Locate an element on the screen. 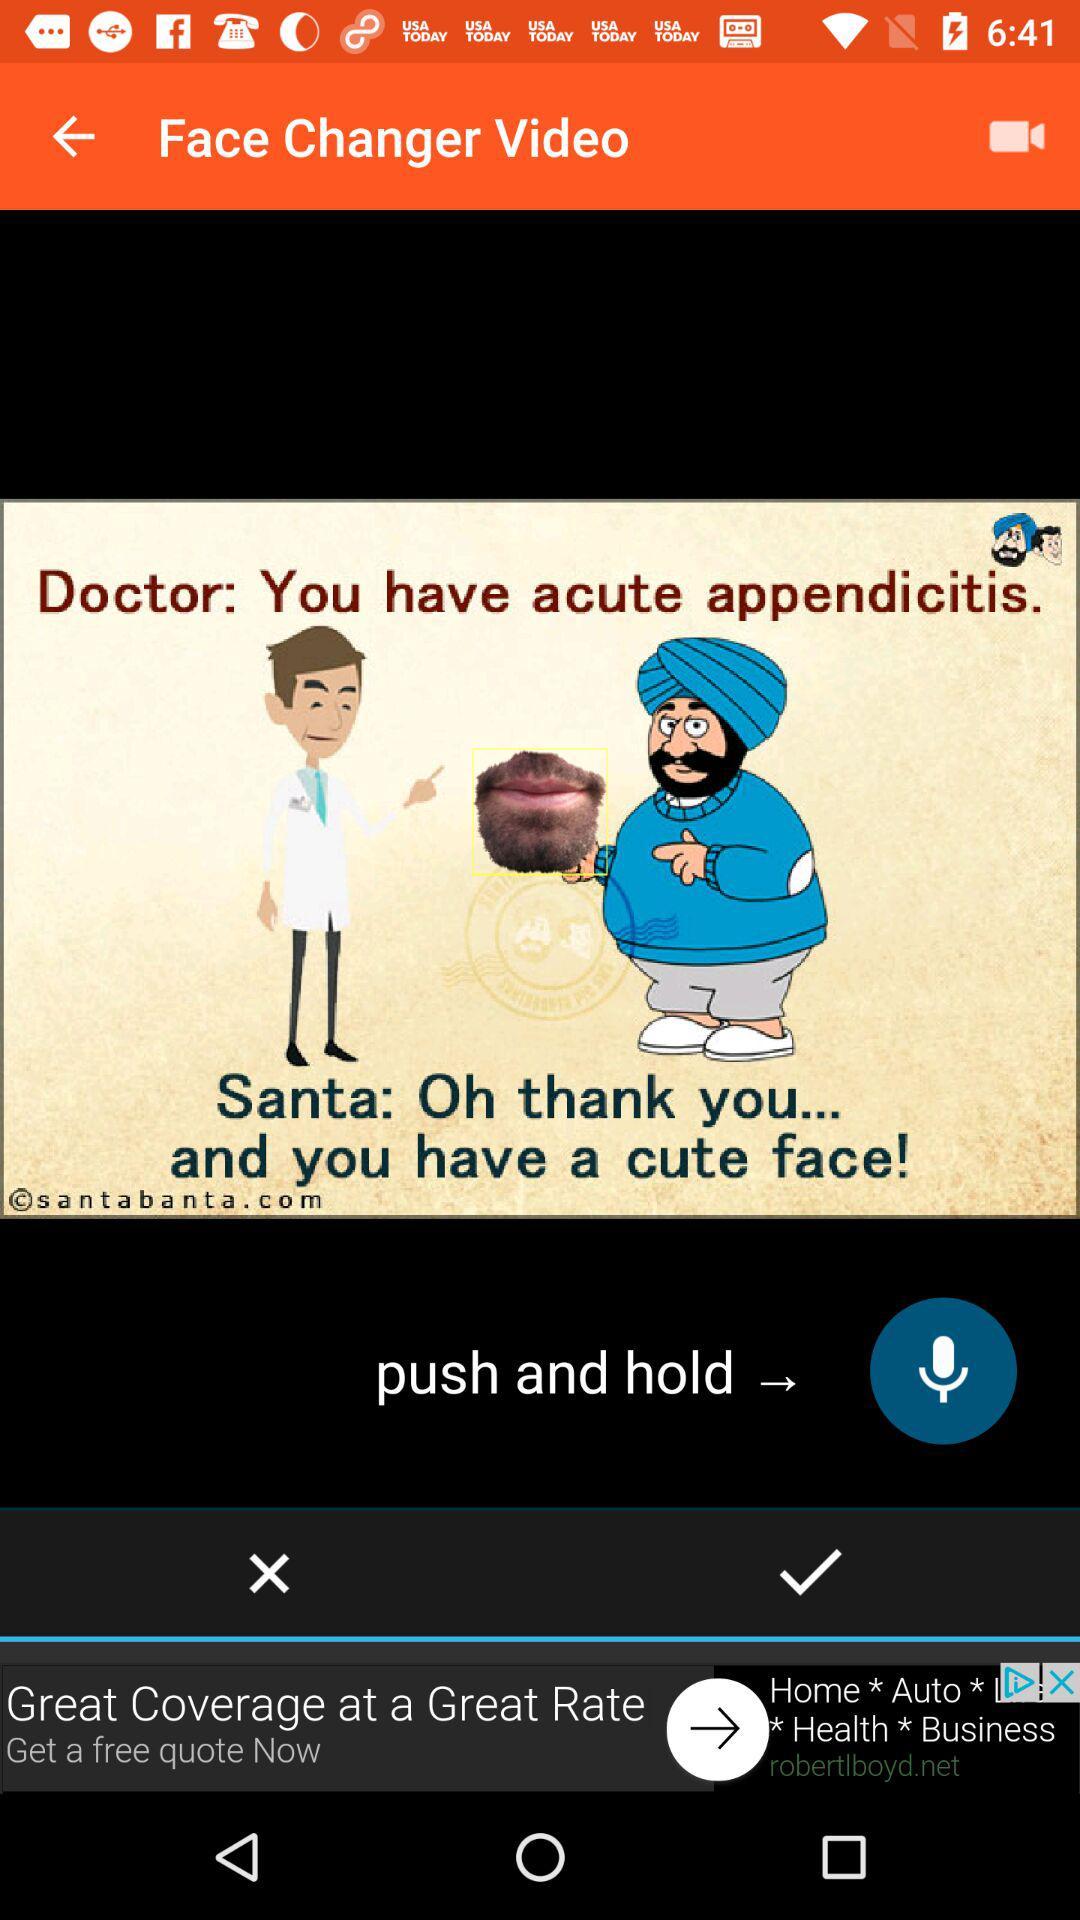 The width and height of the screenshot is (1080, 1920). shows the advertisement tab is located at coordinates (540, 1727).